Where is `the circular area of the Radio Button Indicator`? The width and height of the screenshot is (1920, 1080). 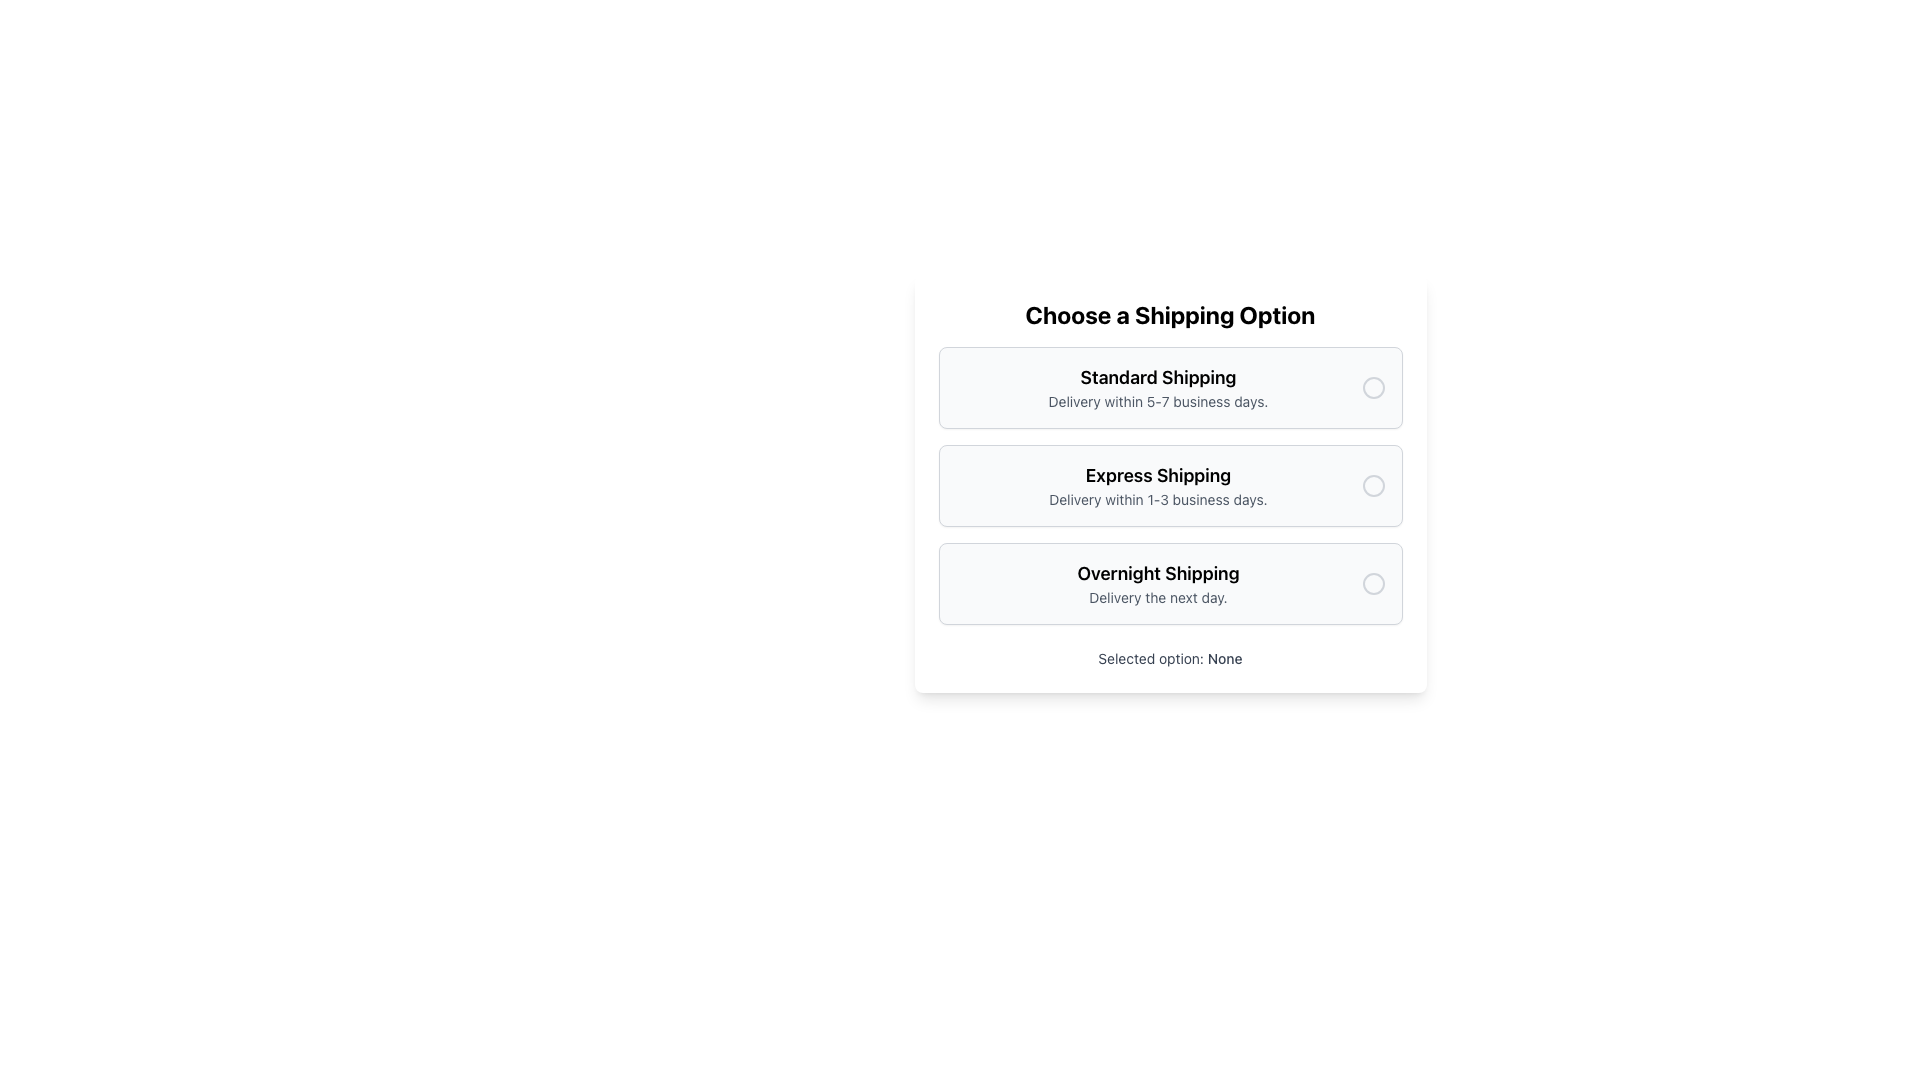
the circular area of the Radio Button Indicator is located at coordinates (1372, 486).